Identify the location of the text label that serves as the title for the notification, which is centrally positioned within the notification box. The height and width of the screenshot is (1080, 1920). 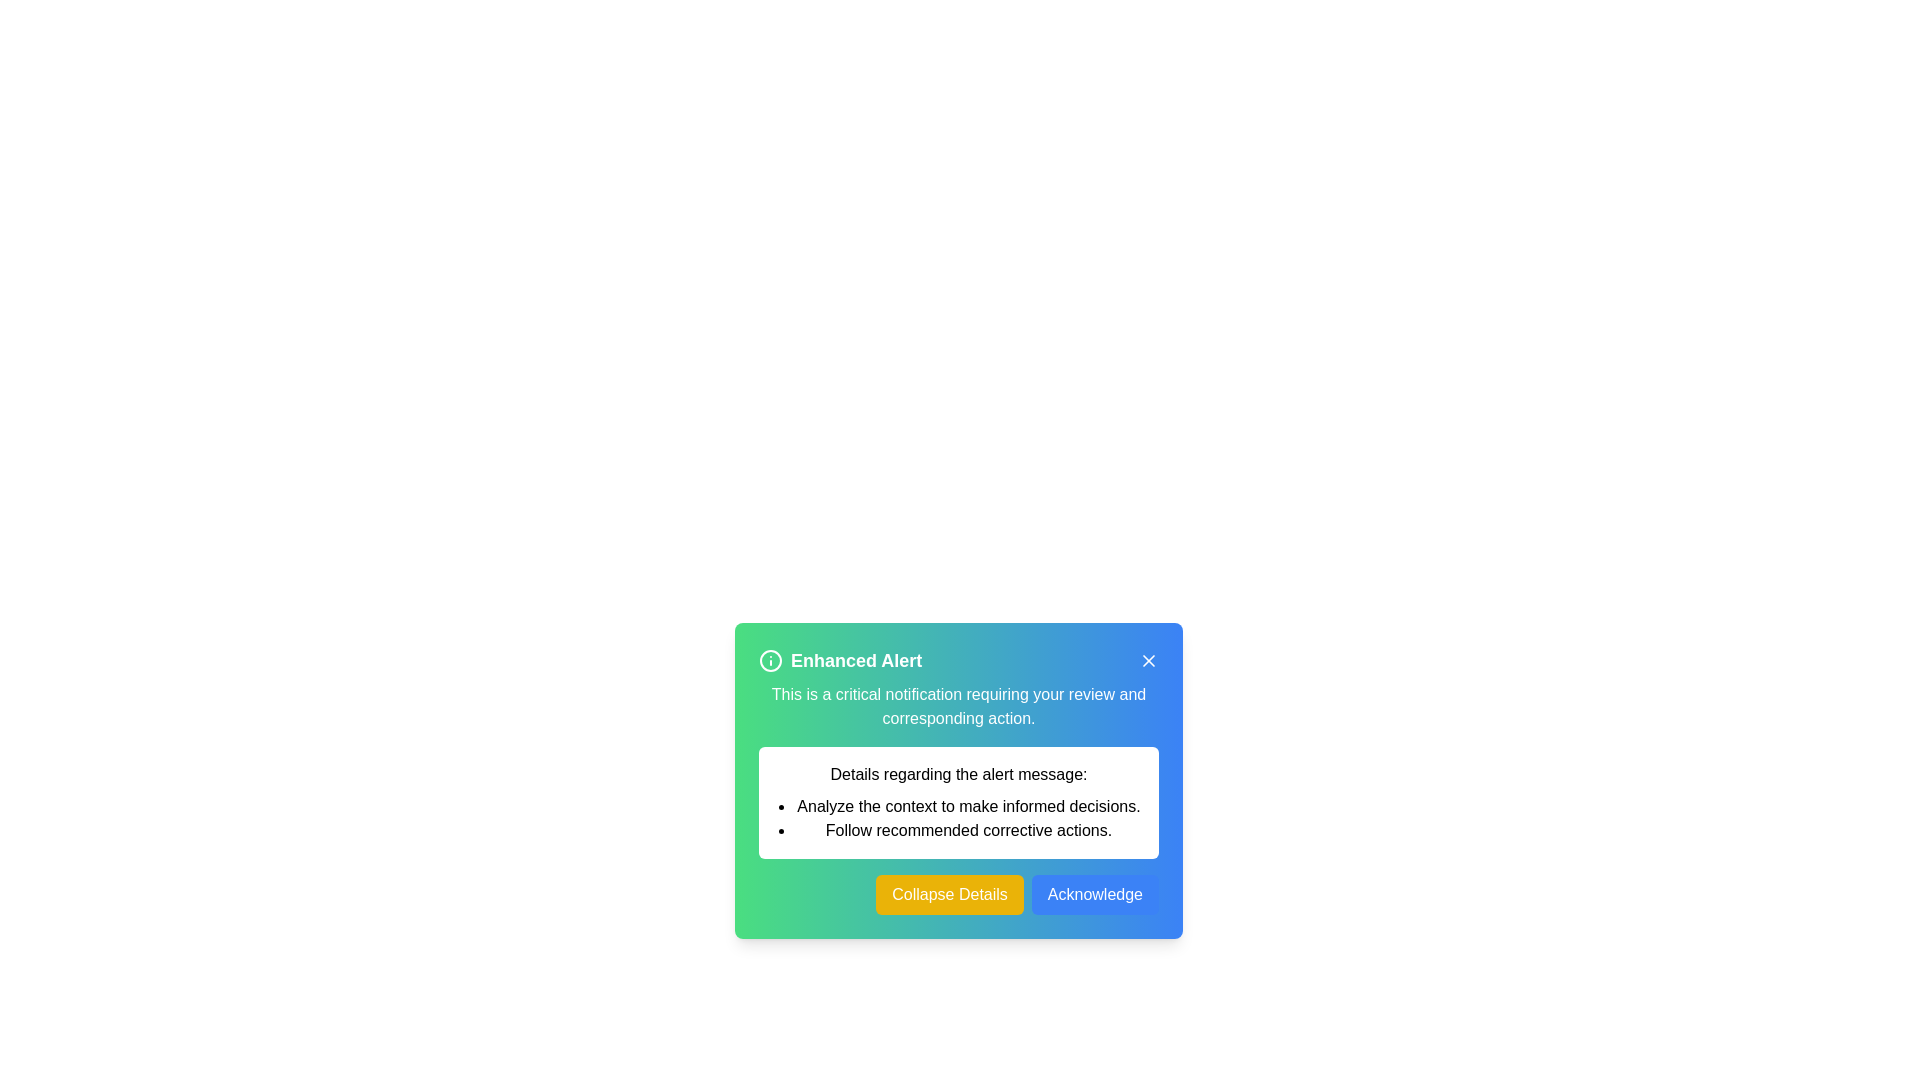
(856, 660).